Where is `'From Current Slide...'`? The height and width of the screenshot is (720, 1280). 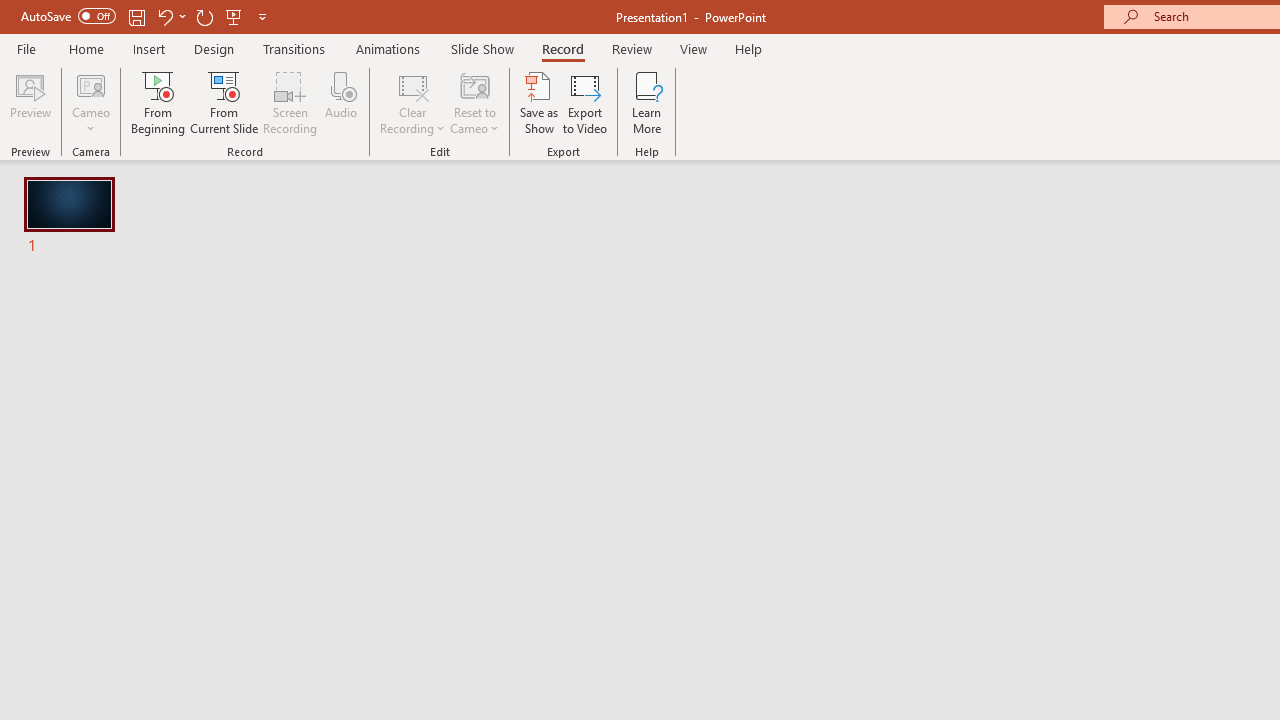 'From Current Slide...' is located at coordinates (224, 103).